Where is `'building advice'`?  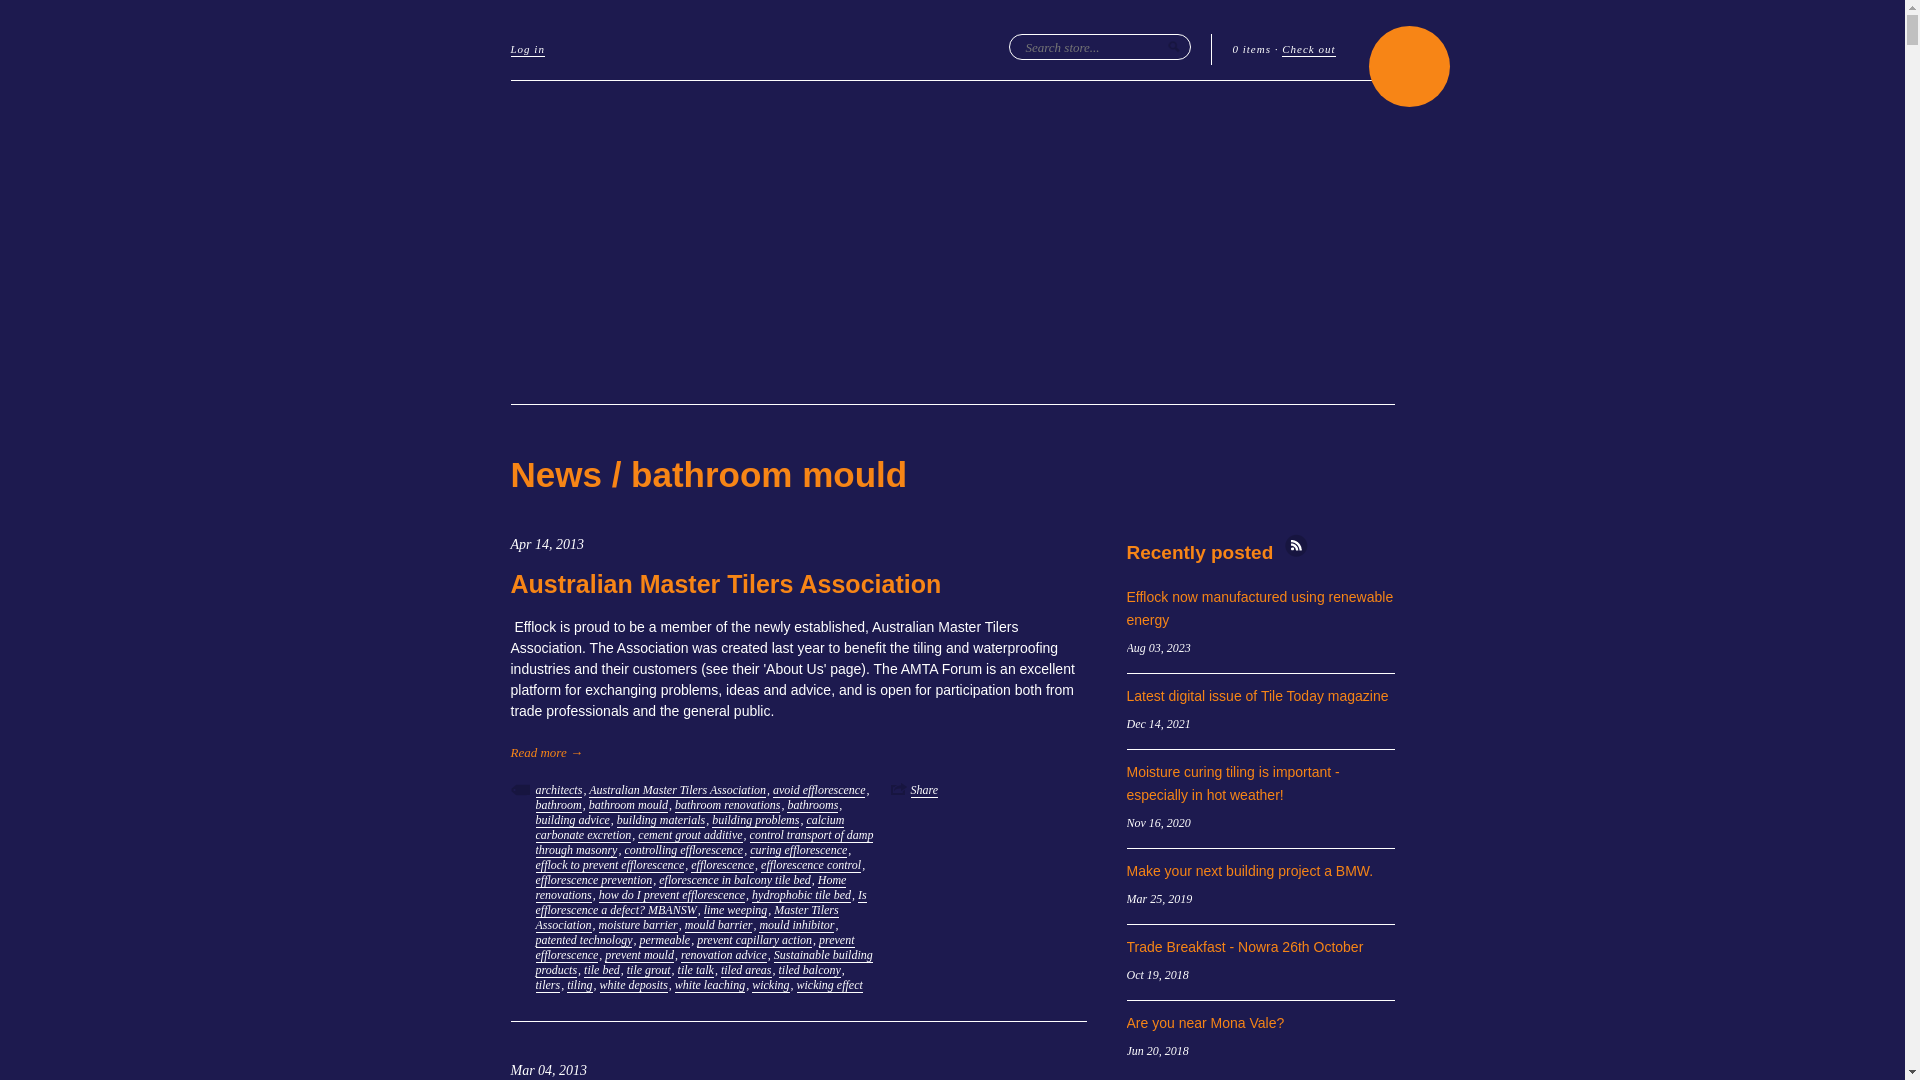 'building advice' is located at coordinates (571, 820).